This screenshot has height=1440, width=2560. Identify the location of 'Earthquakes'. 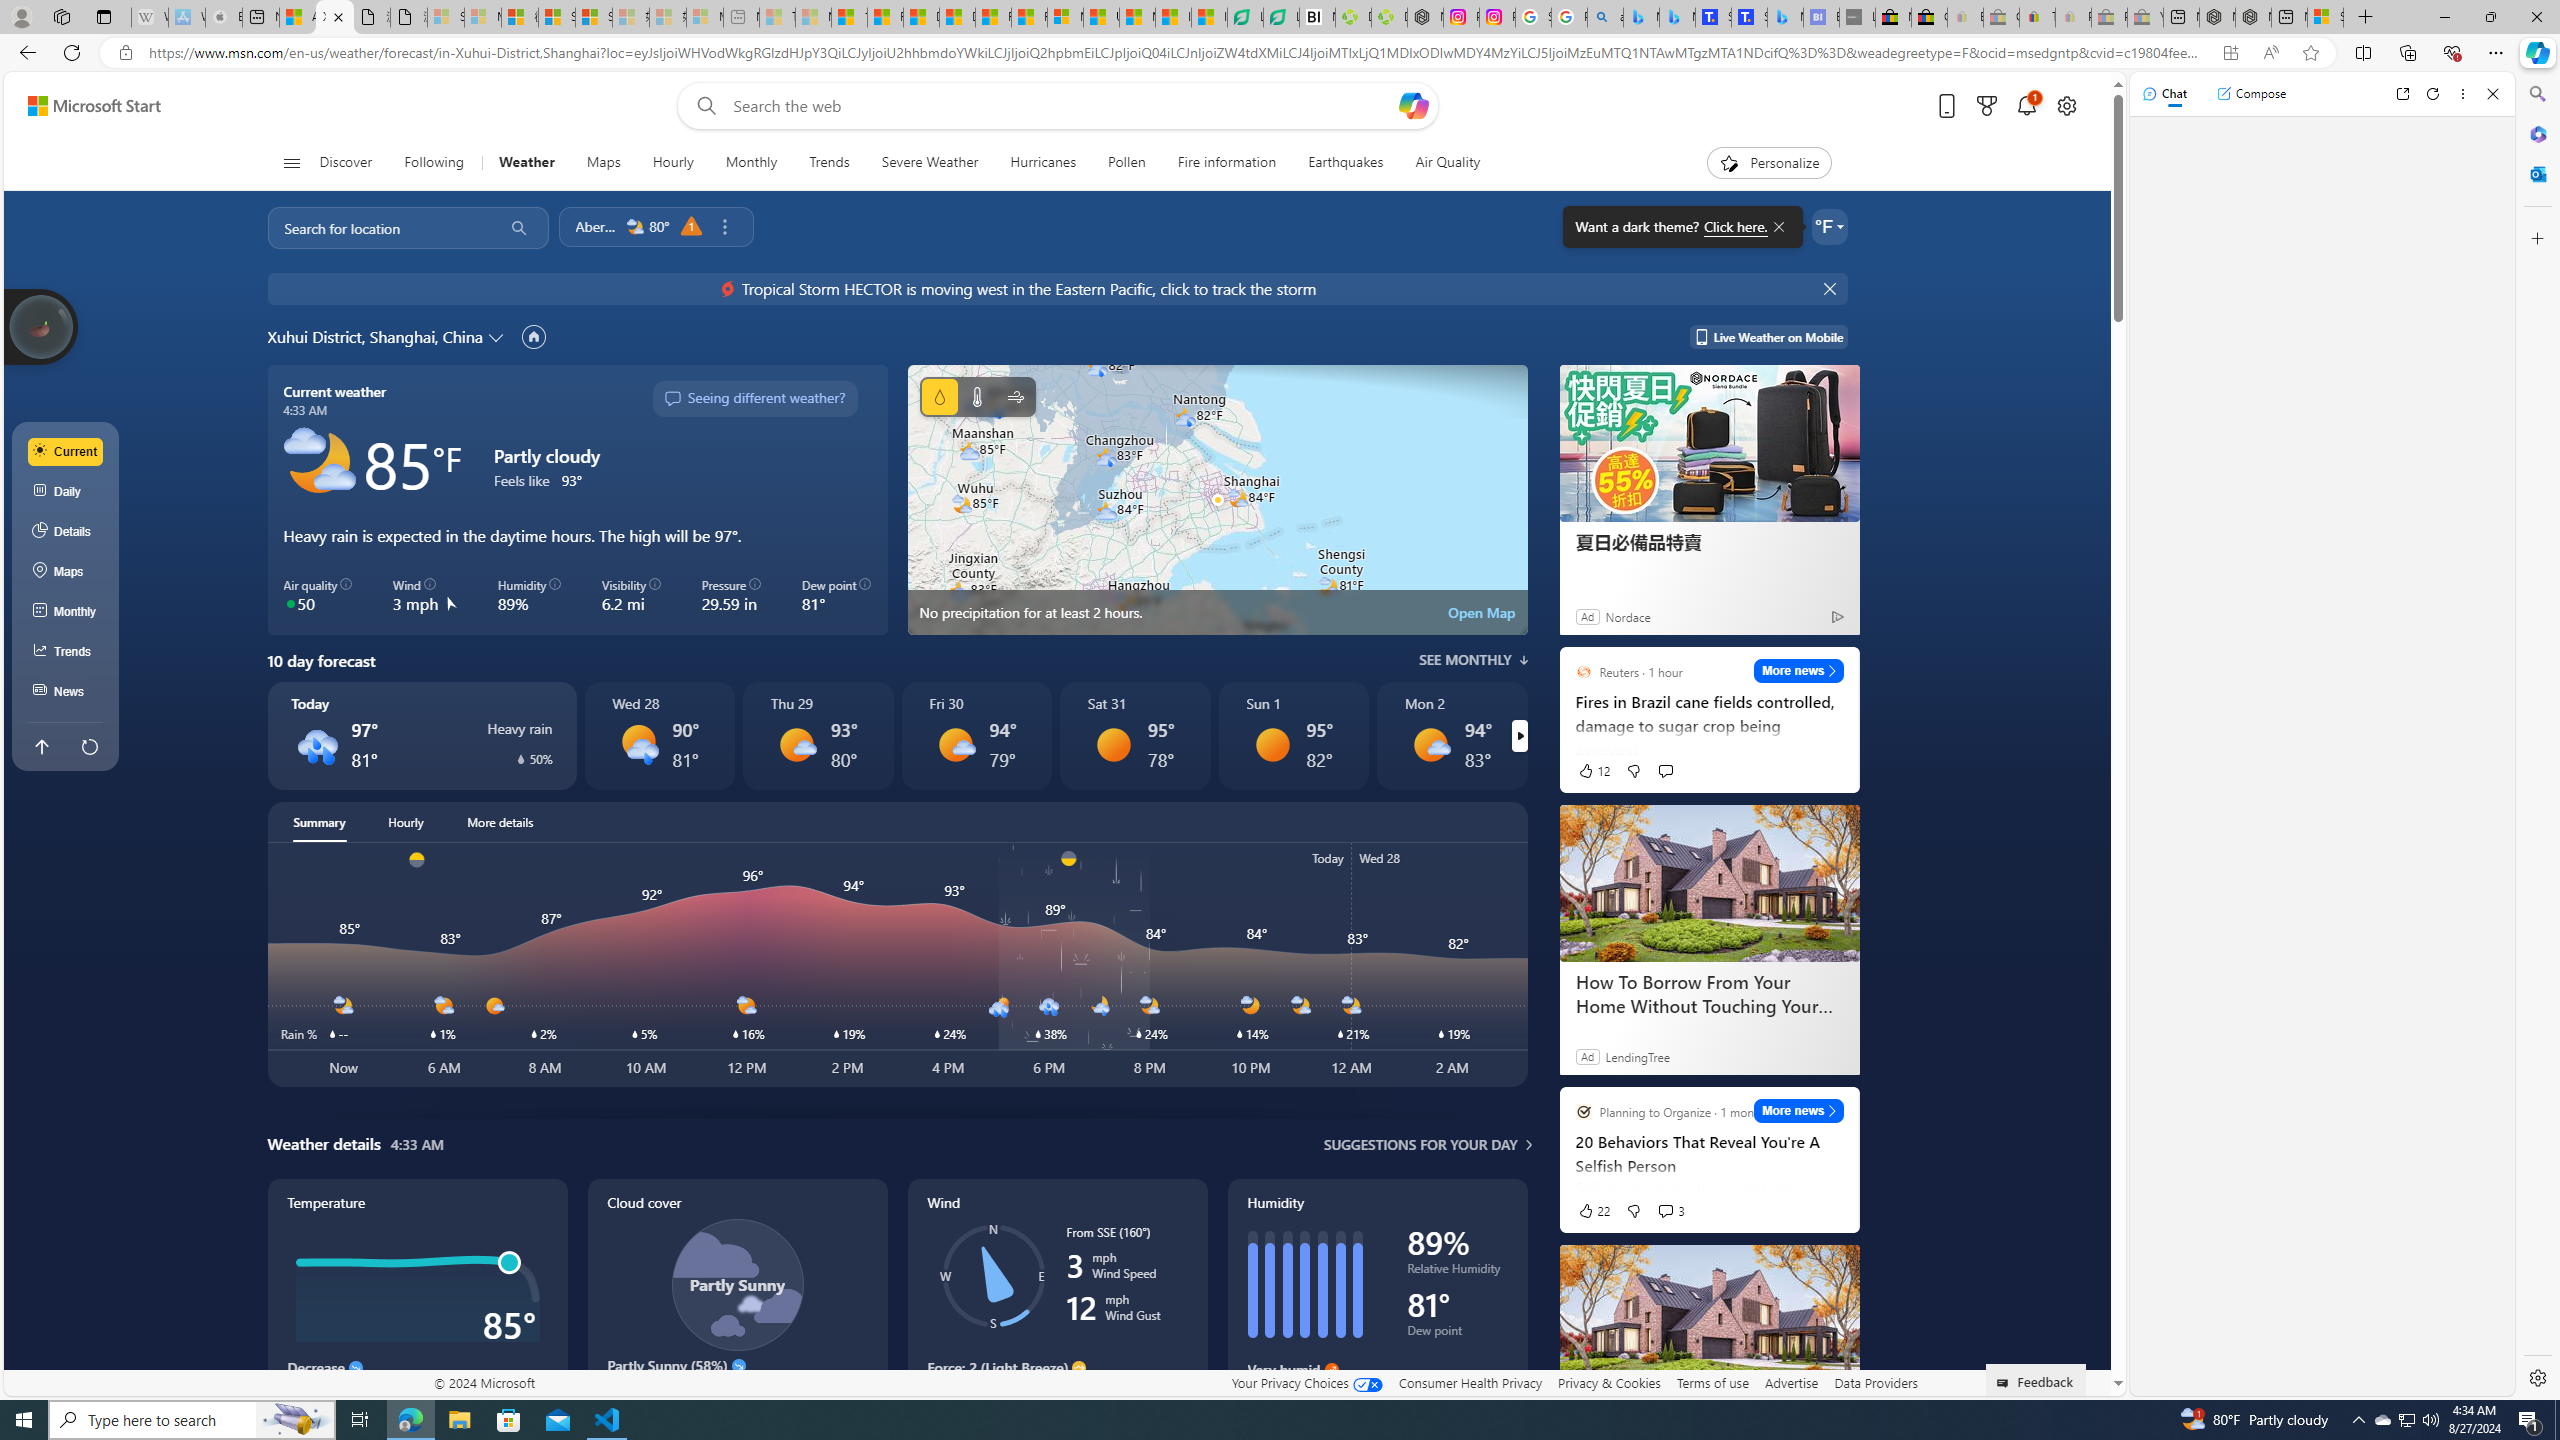
(1345, 162).